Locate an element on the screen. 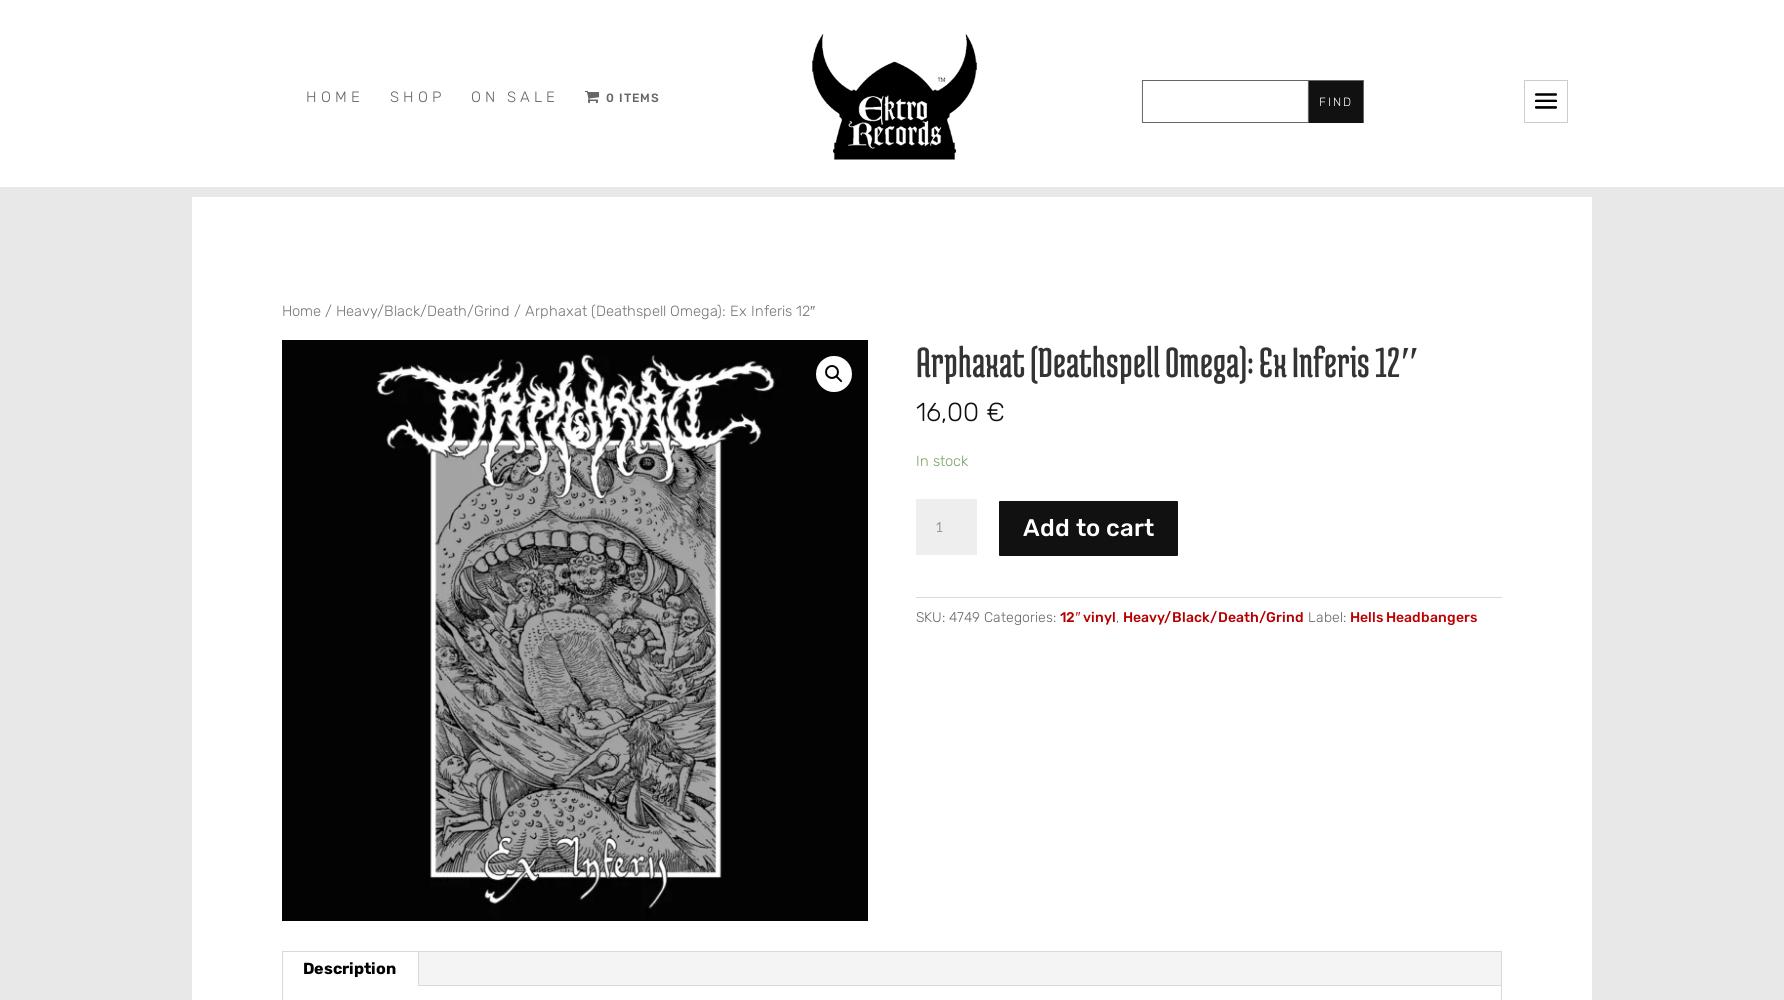 This screenshot has width=1784, height=1000. '/' is located at coordinates (328, 311).